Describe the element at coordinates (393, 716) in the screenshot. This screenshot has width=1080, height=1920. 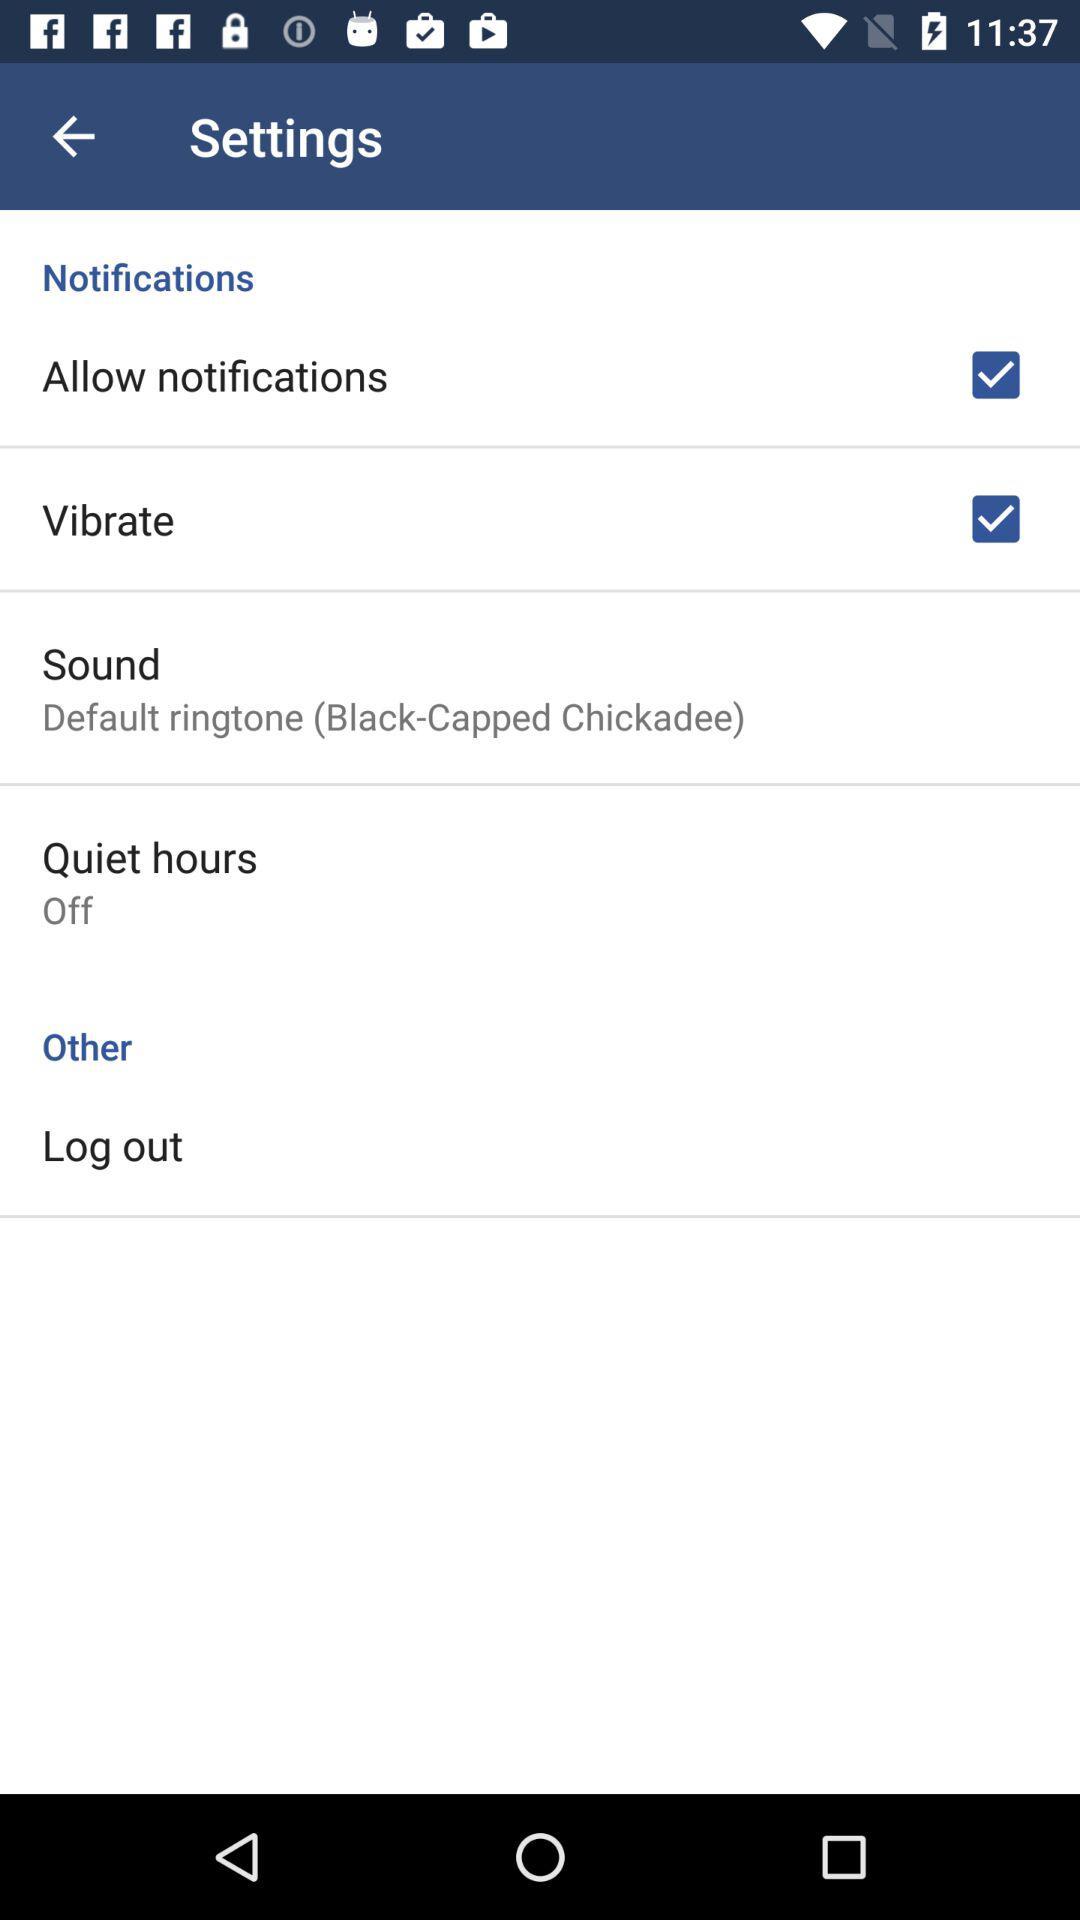
I see `the icon above the quiet hours item` at that location.